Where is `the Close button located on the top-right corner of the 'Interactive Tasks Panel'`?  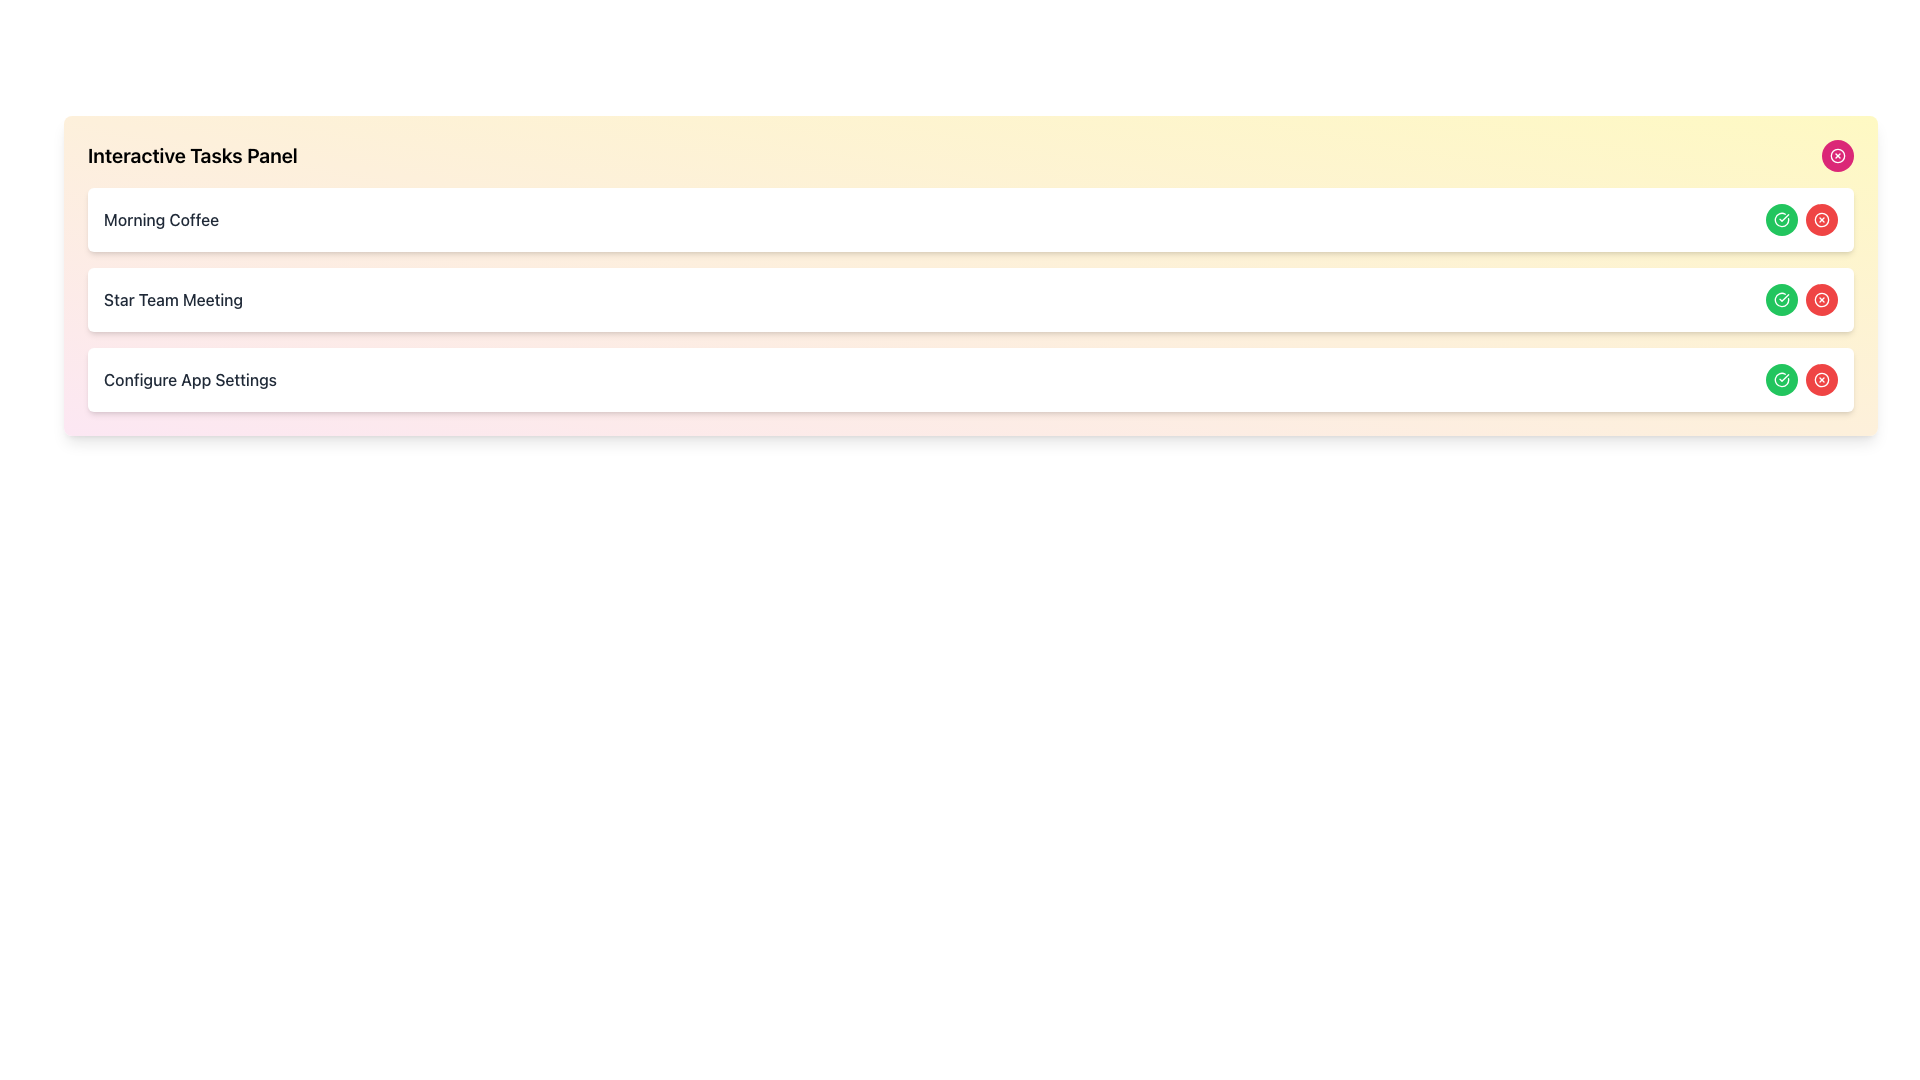
the Close button located on the top-right corner of the 'Interactive Tasks Panel' is located at coordinates (1838, 154).